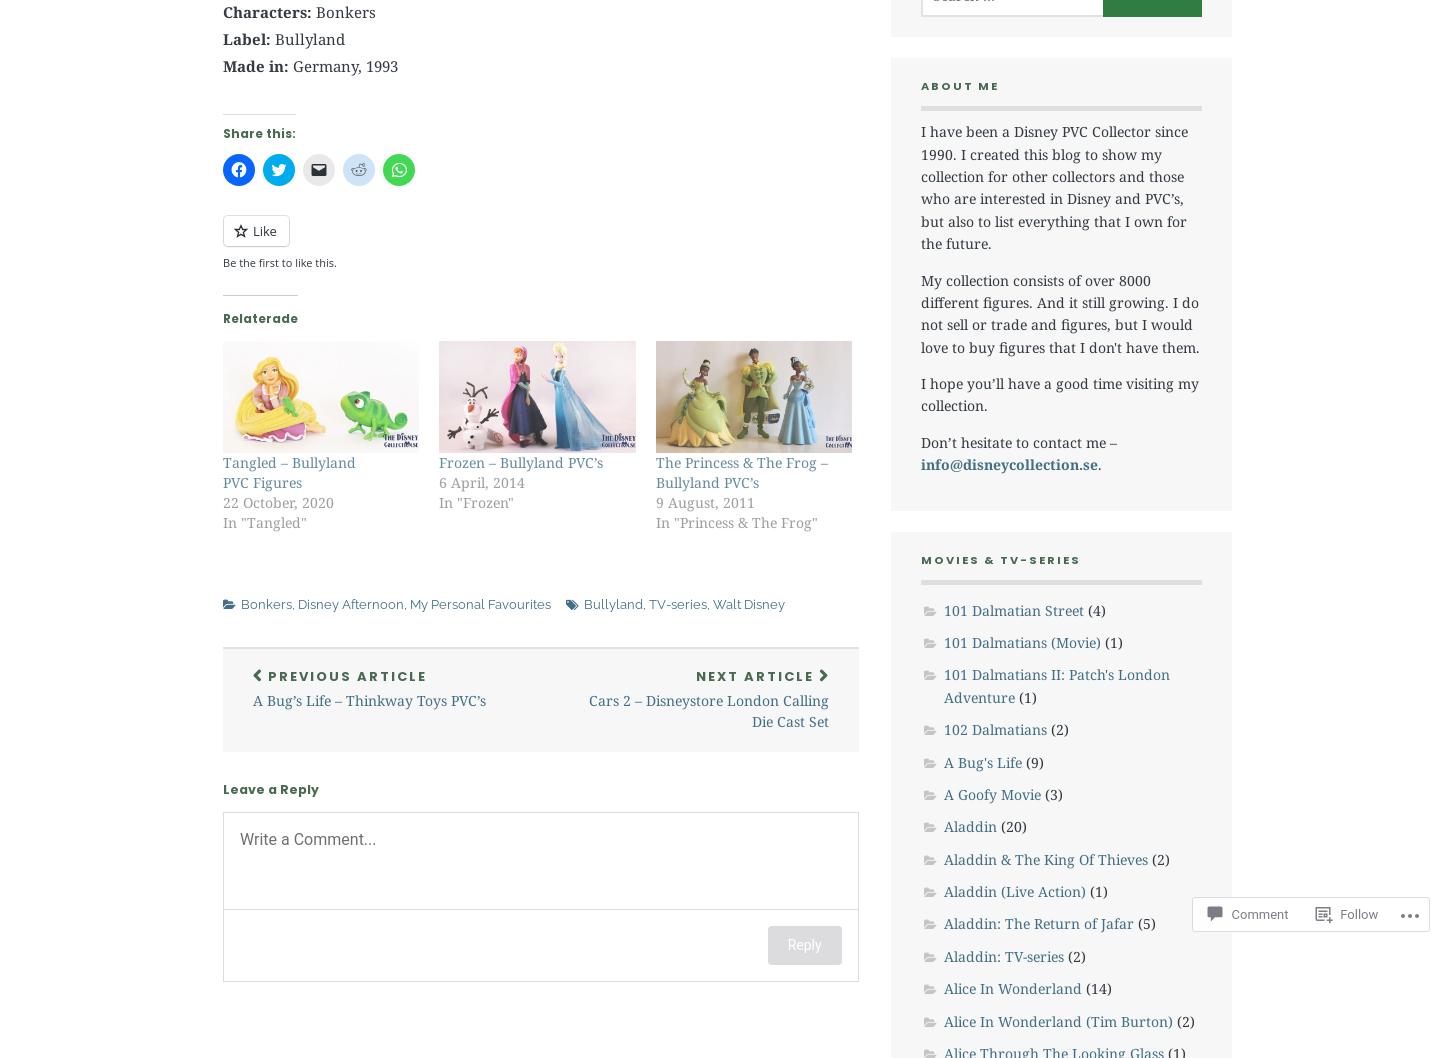  What do you see at coordinates (1045, 857) in the screenshot?
I see `'Aladdin & The King Of Thieves'` at bounding box center [1045, 857].